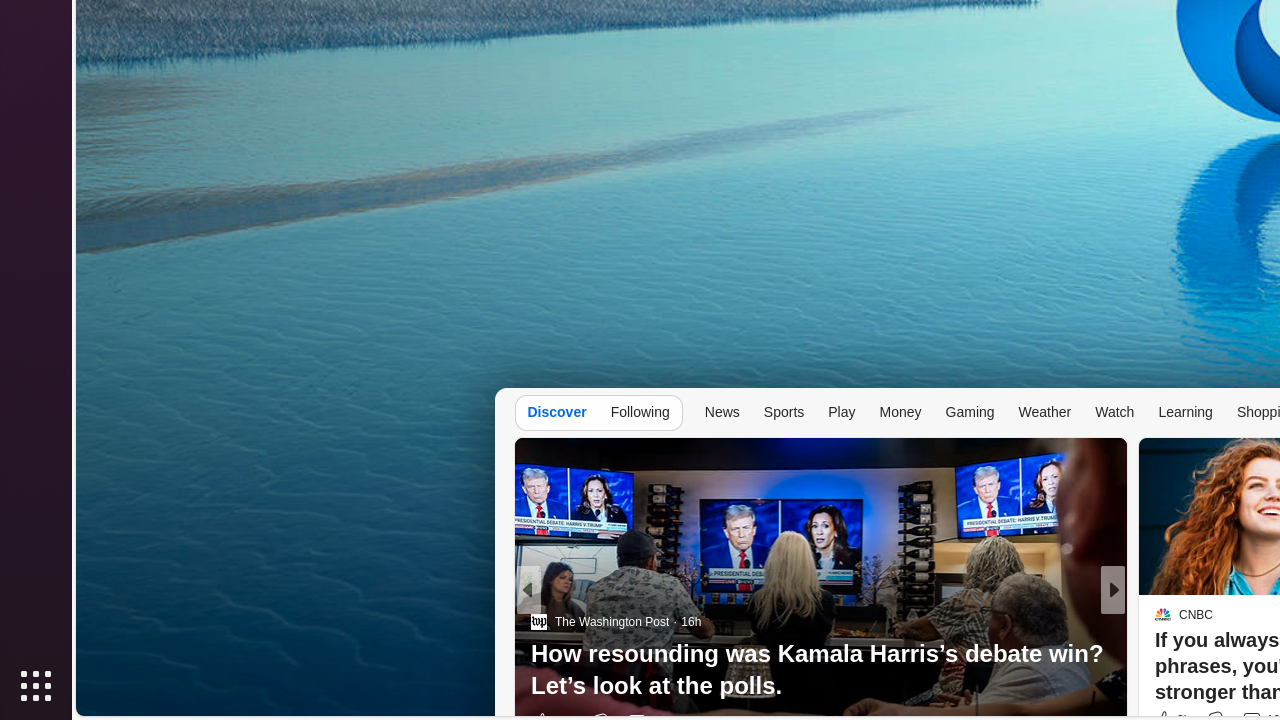 This screenshot has height=720, width=1280. Describe the element at coordinates (640, 410) in the screenshot. I see `'Following'` at that location.